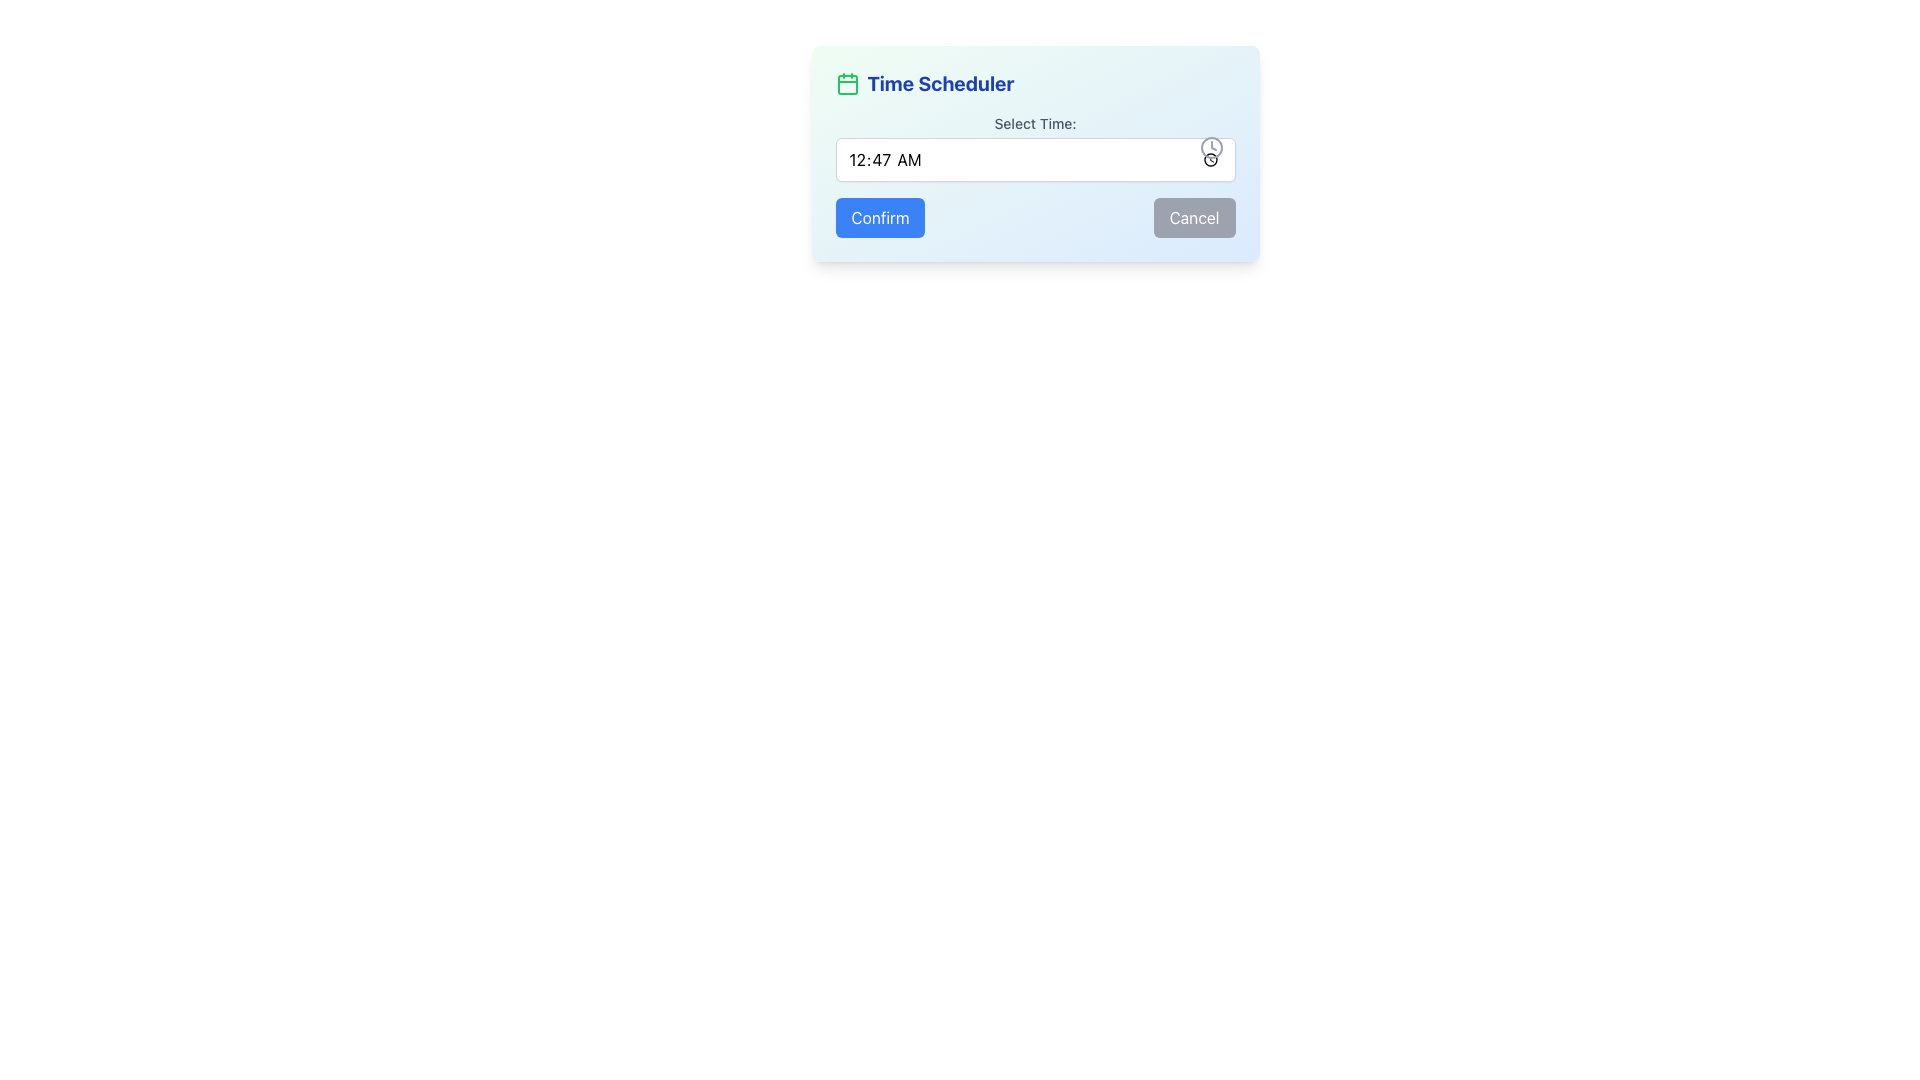 Image resolution: width=1920 pixels, height=1080 pixels. What do you see at coordinates (1035, 123) in the screenshot?
I see `the text label that says 'Select Time:', which is styled in gray and located above the time input field in the modal` at bounding box center [1035, 123].